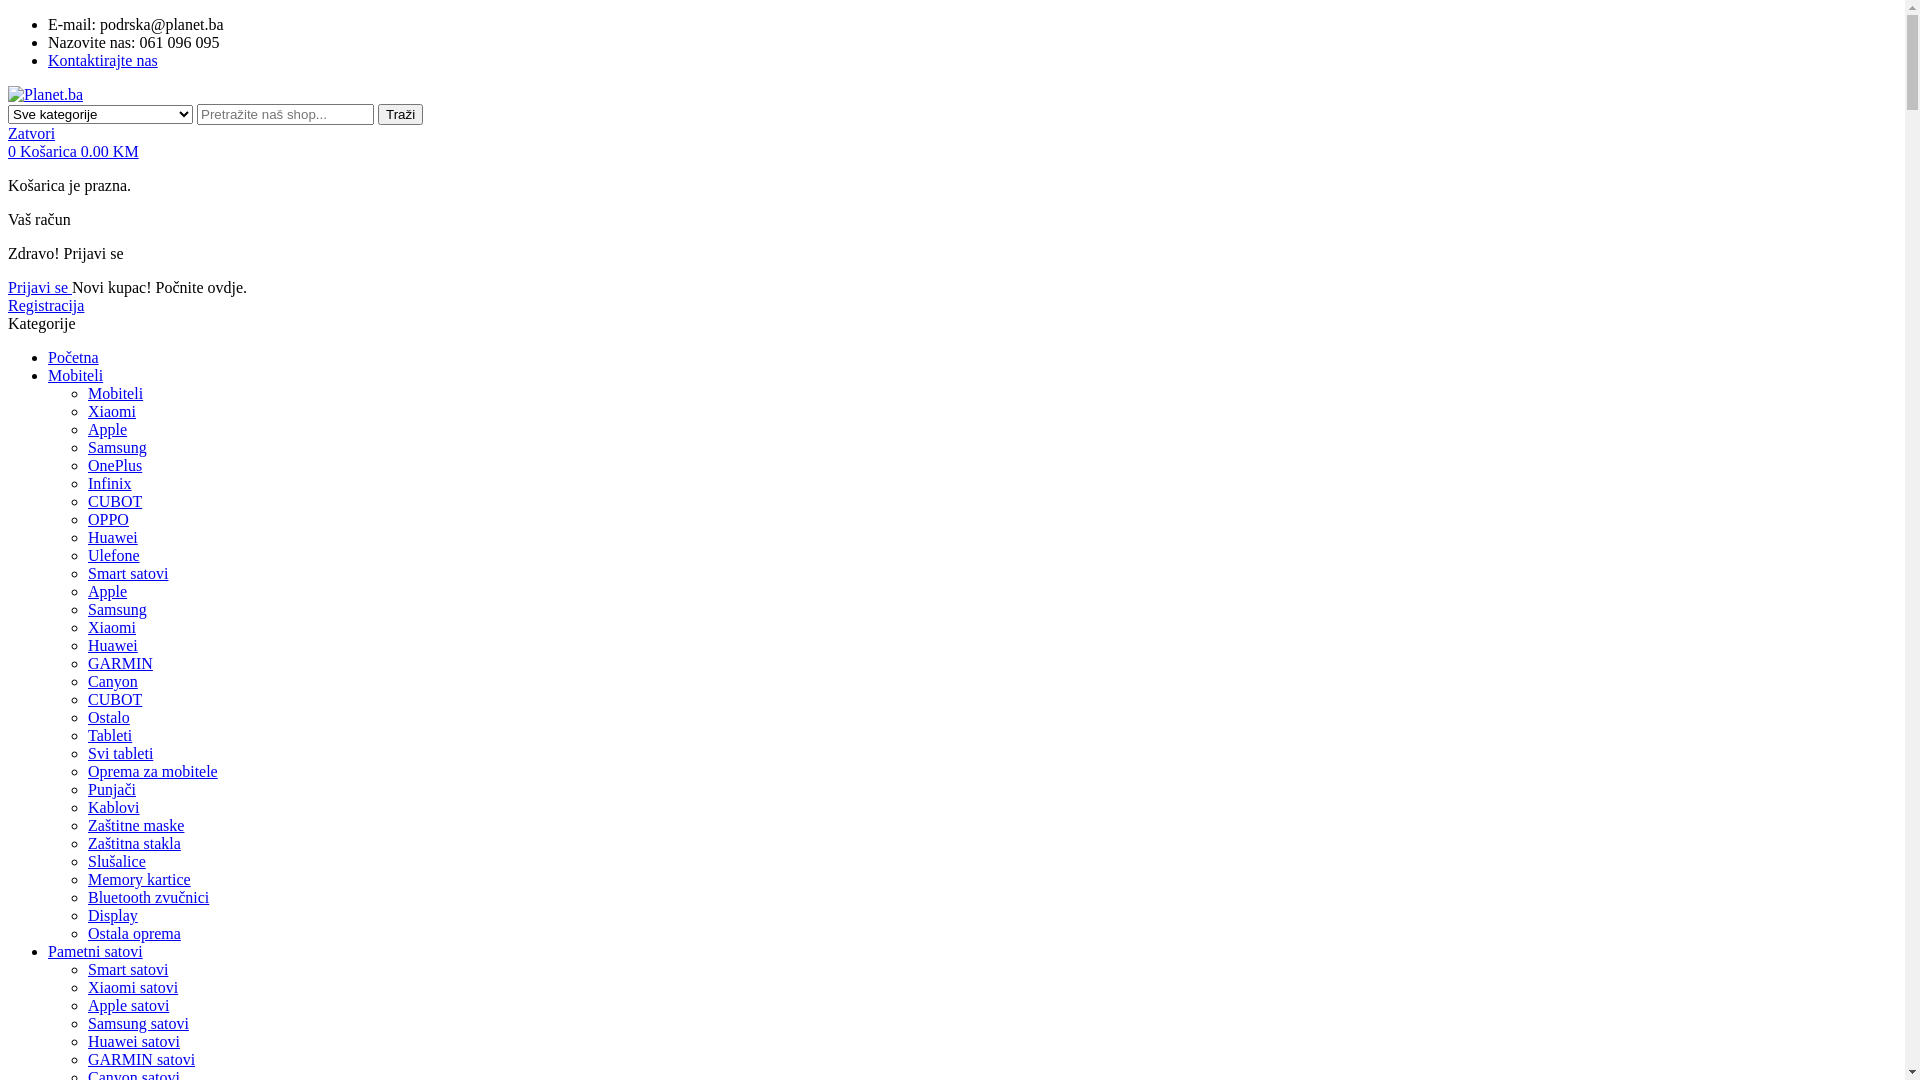  What do you see at coordinates (86, 536) in the screenshot?
I see `'Huawei'` at bounding box center [86, 536].